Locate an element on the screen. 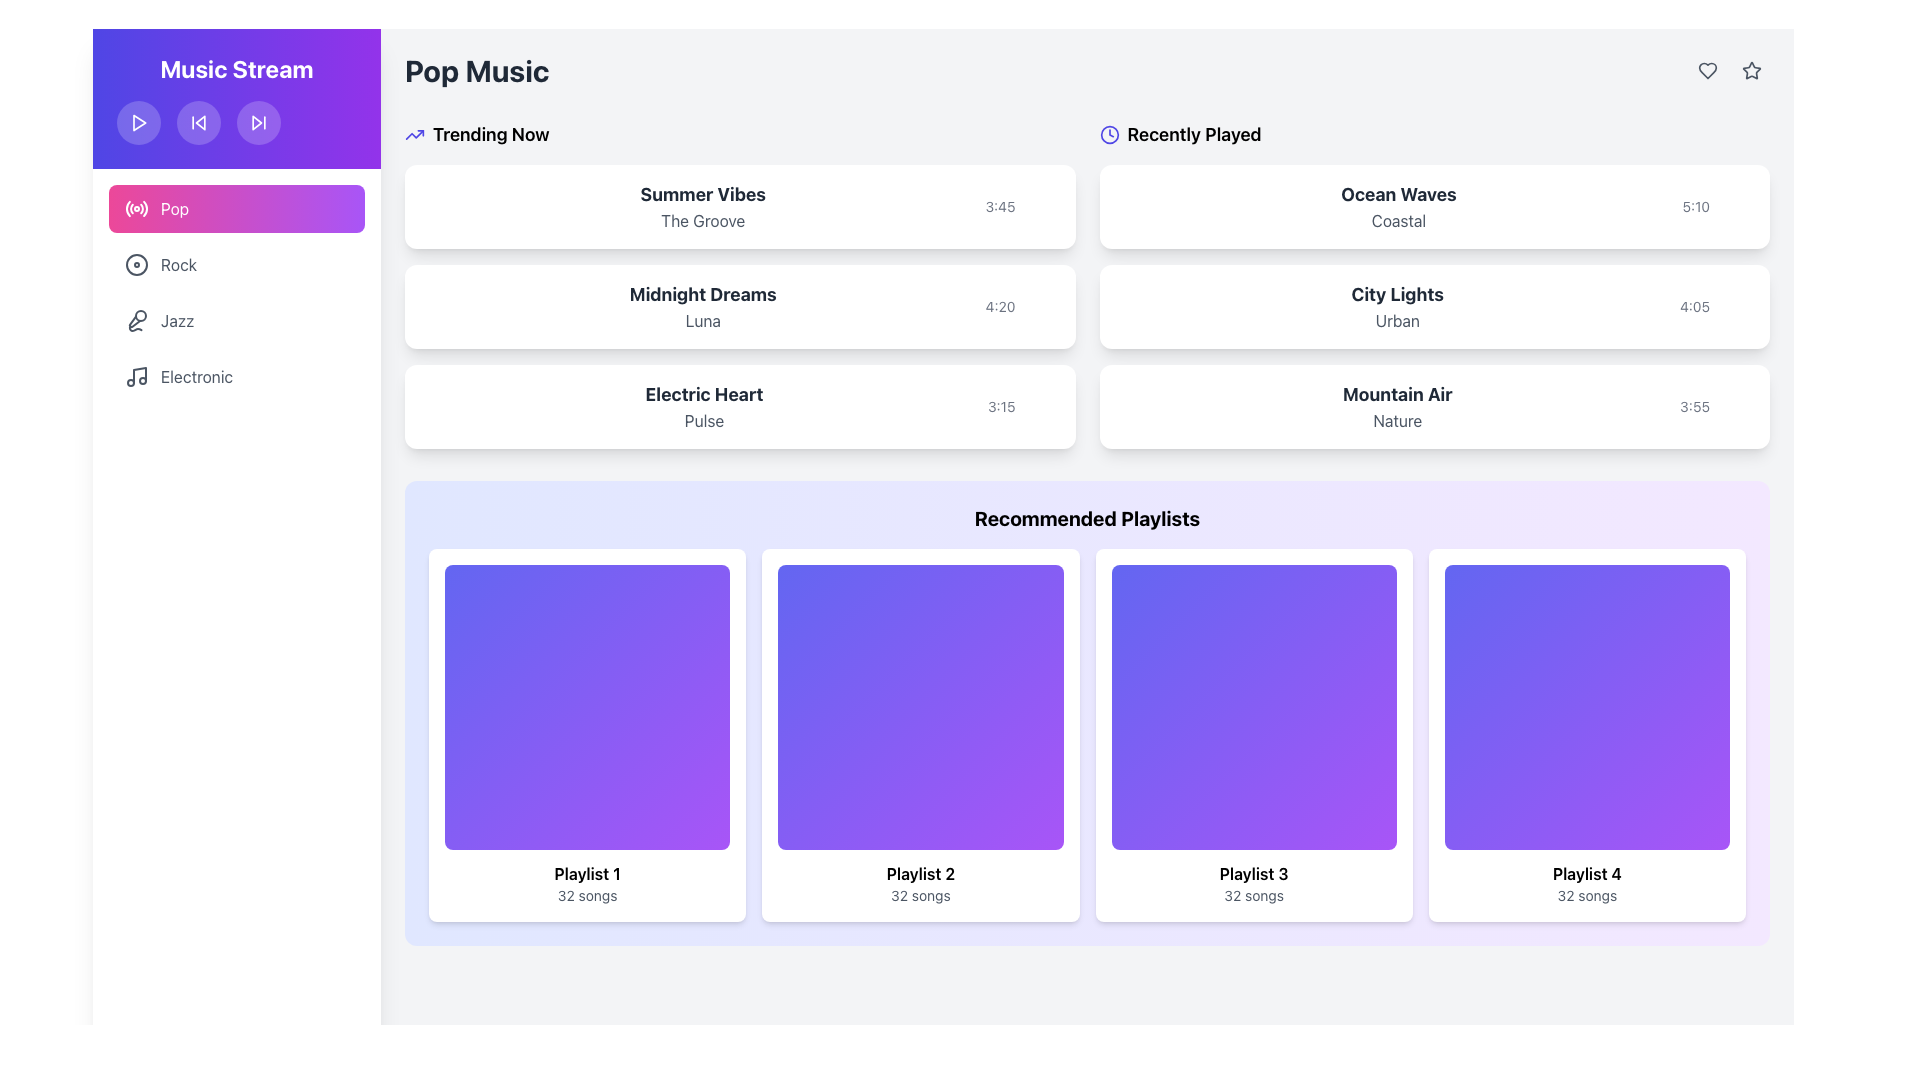  the static text indicating the number of songs in 'Playlist 2', located directly beneath the heading in the second card of the 'Recommended Playlists' section is located at coordinates (919, 895).